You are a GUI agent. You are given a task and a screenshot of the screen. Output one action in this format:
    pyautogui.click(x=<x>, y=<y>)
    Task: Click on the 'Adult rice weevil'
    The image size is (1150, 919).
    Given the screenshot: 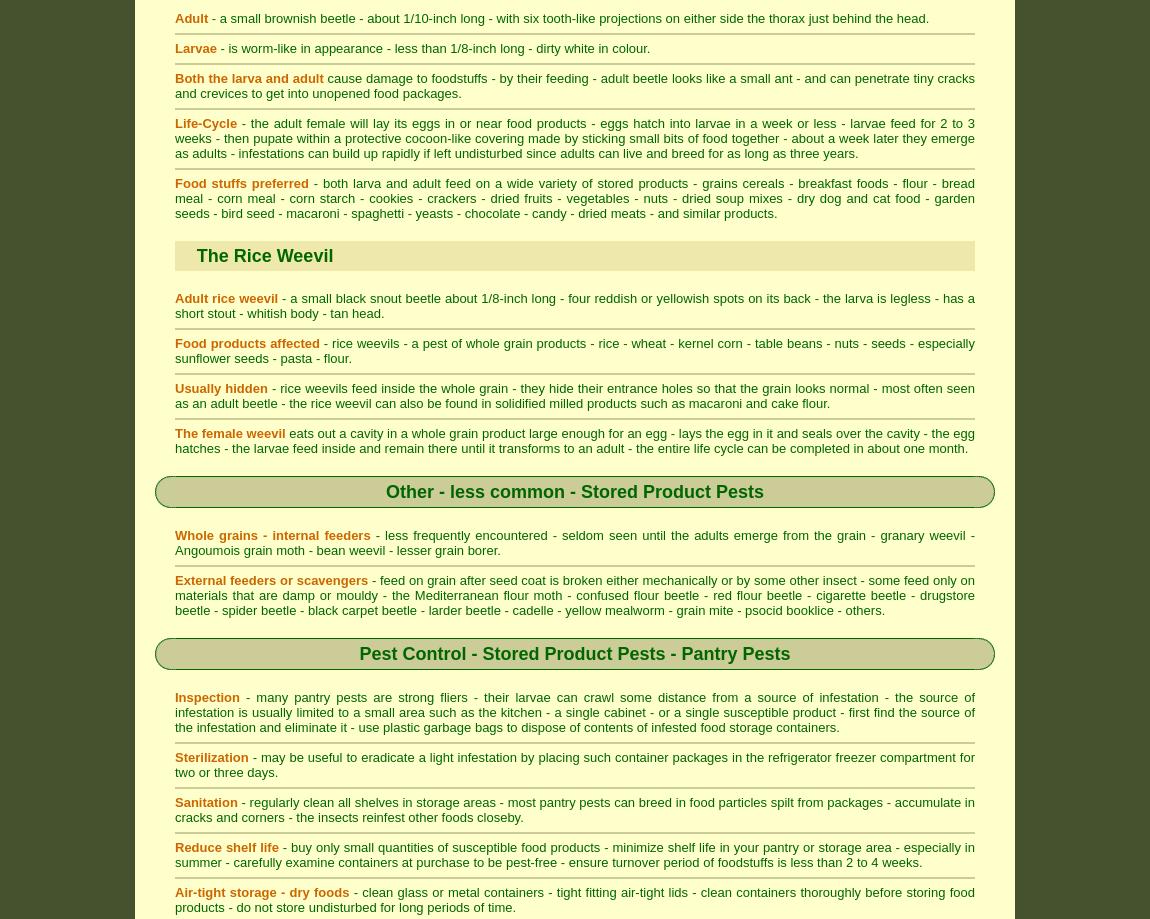 What is the action you would take?
    pyautogui.click(x=174, y=297)
    